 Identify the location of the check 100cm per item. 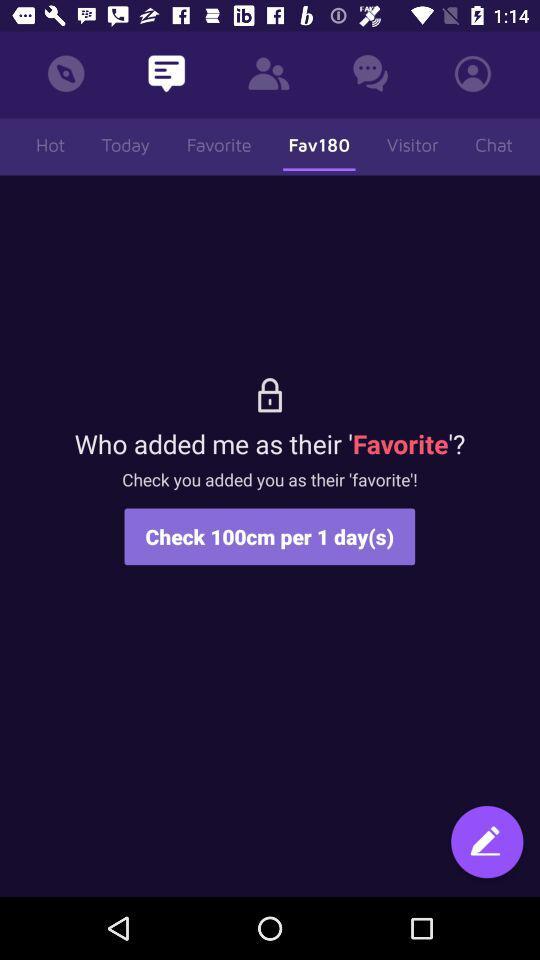
(269, 535).